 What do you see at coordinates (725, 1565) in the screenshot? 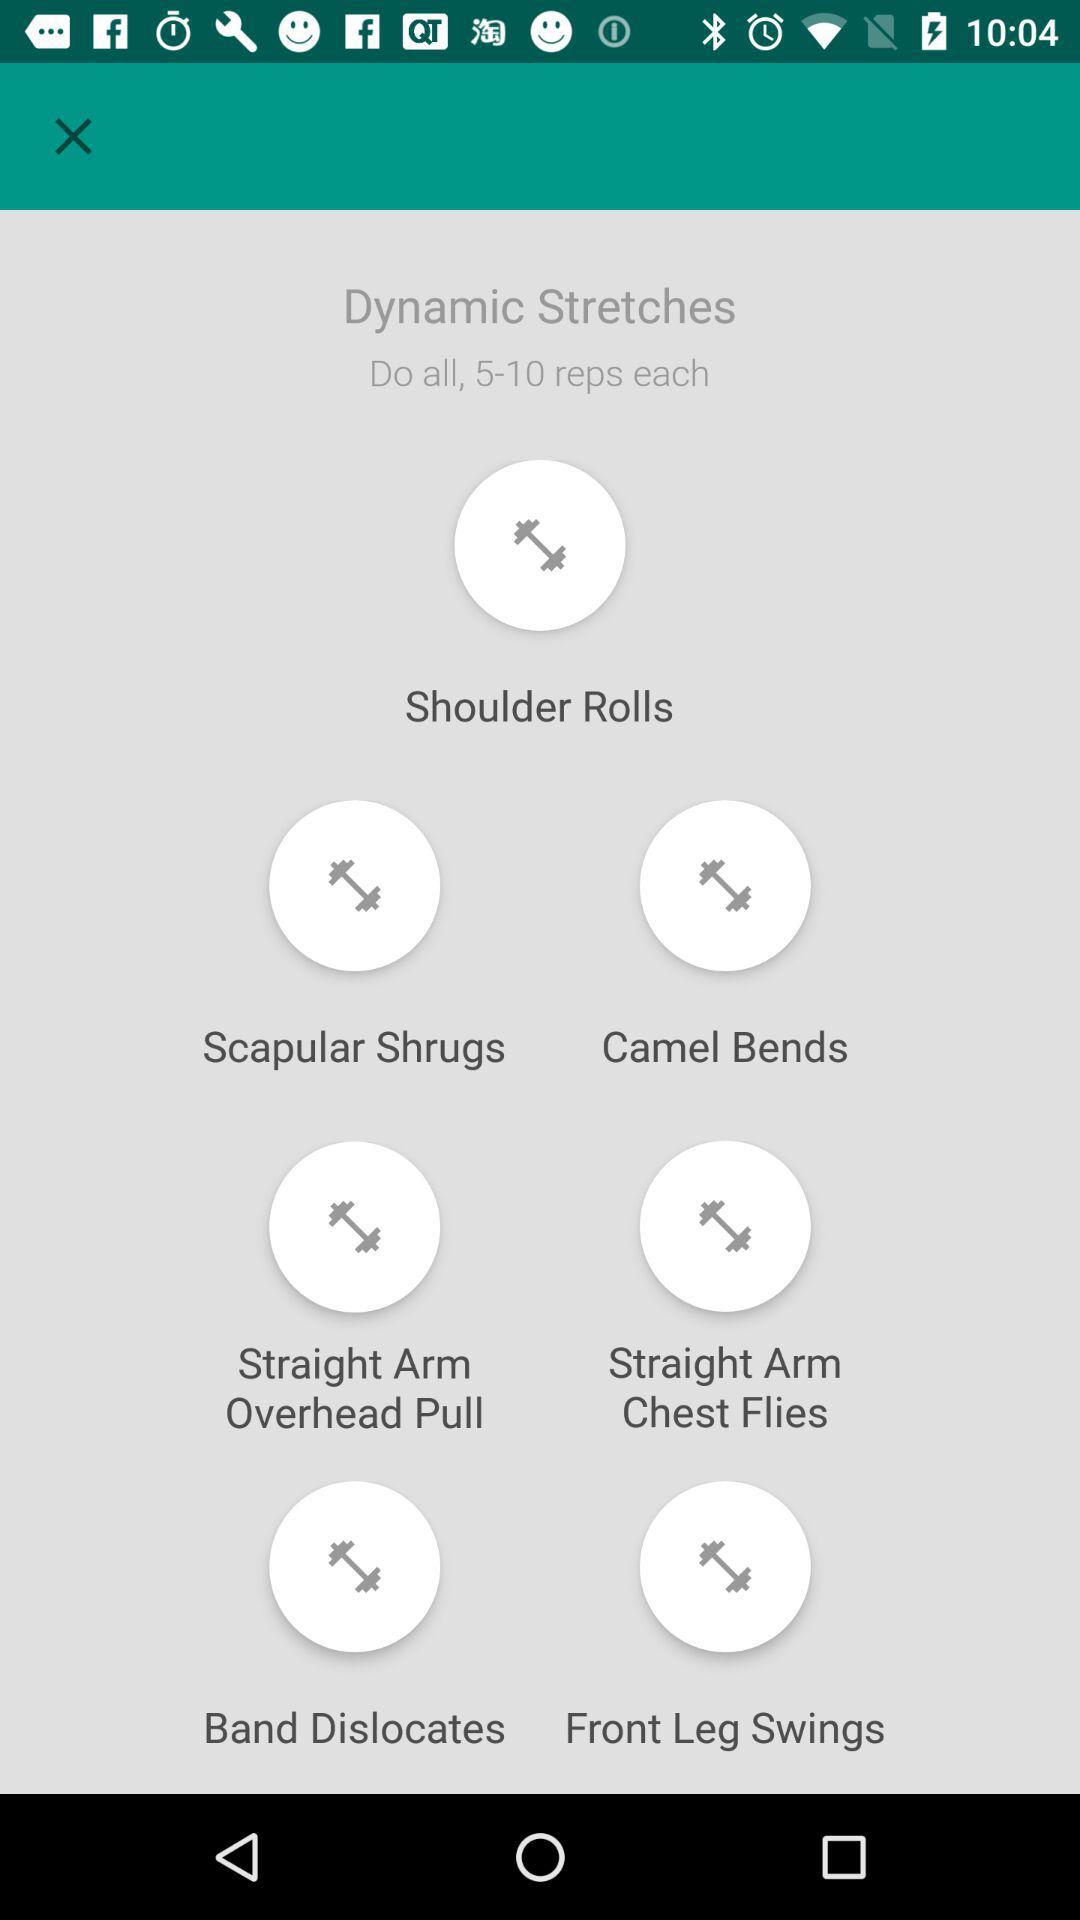
I see `begin front leg swings` at bounding box center [725, 1565].